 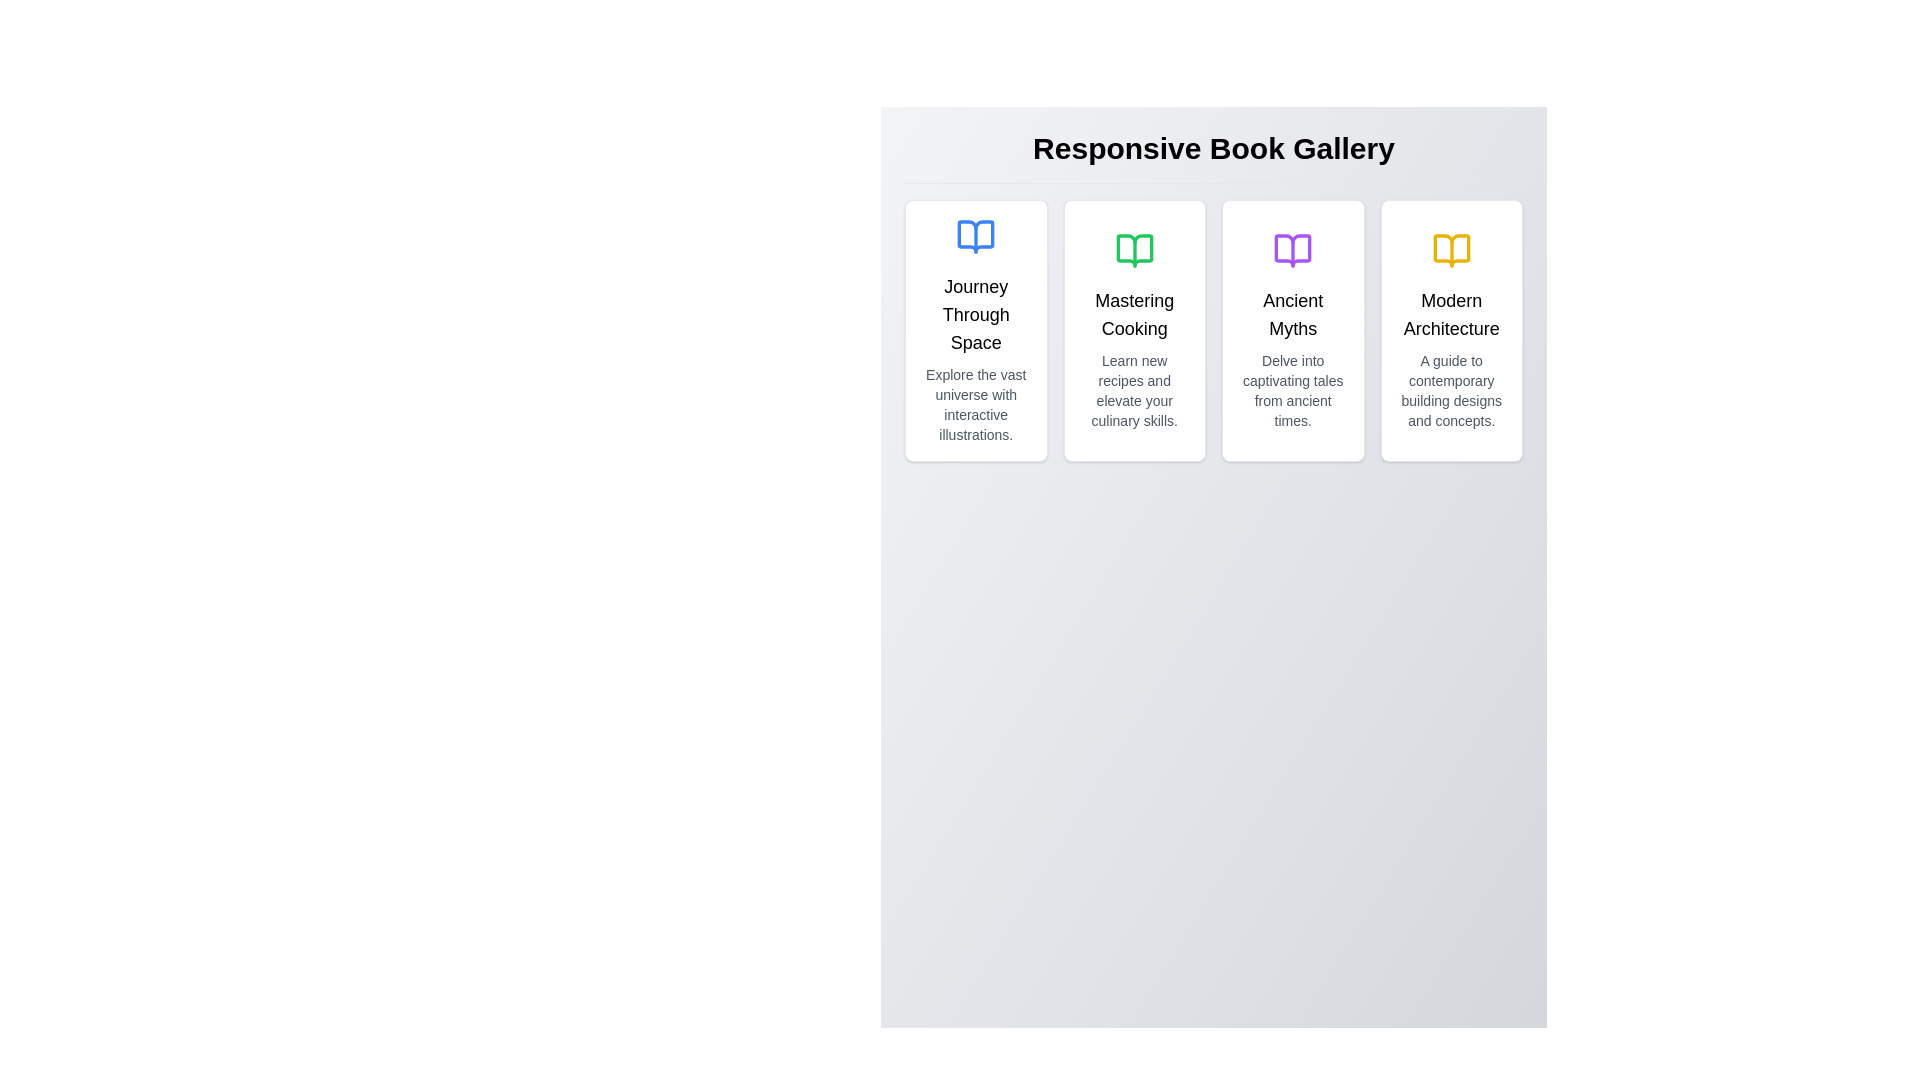 I want to click on the Text Label displaying 'Journey Through Space' which is styled in a large, bold font and is positioned below an open book icon, so click(x=976, y=315).